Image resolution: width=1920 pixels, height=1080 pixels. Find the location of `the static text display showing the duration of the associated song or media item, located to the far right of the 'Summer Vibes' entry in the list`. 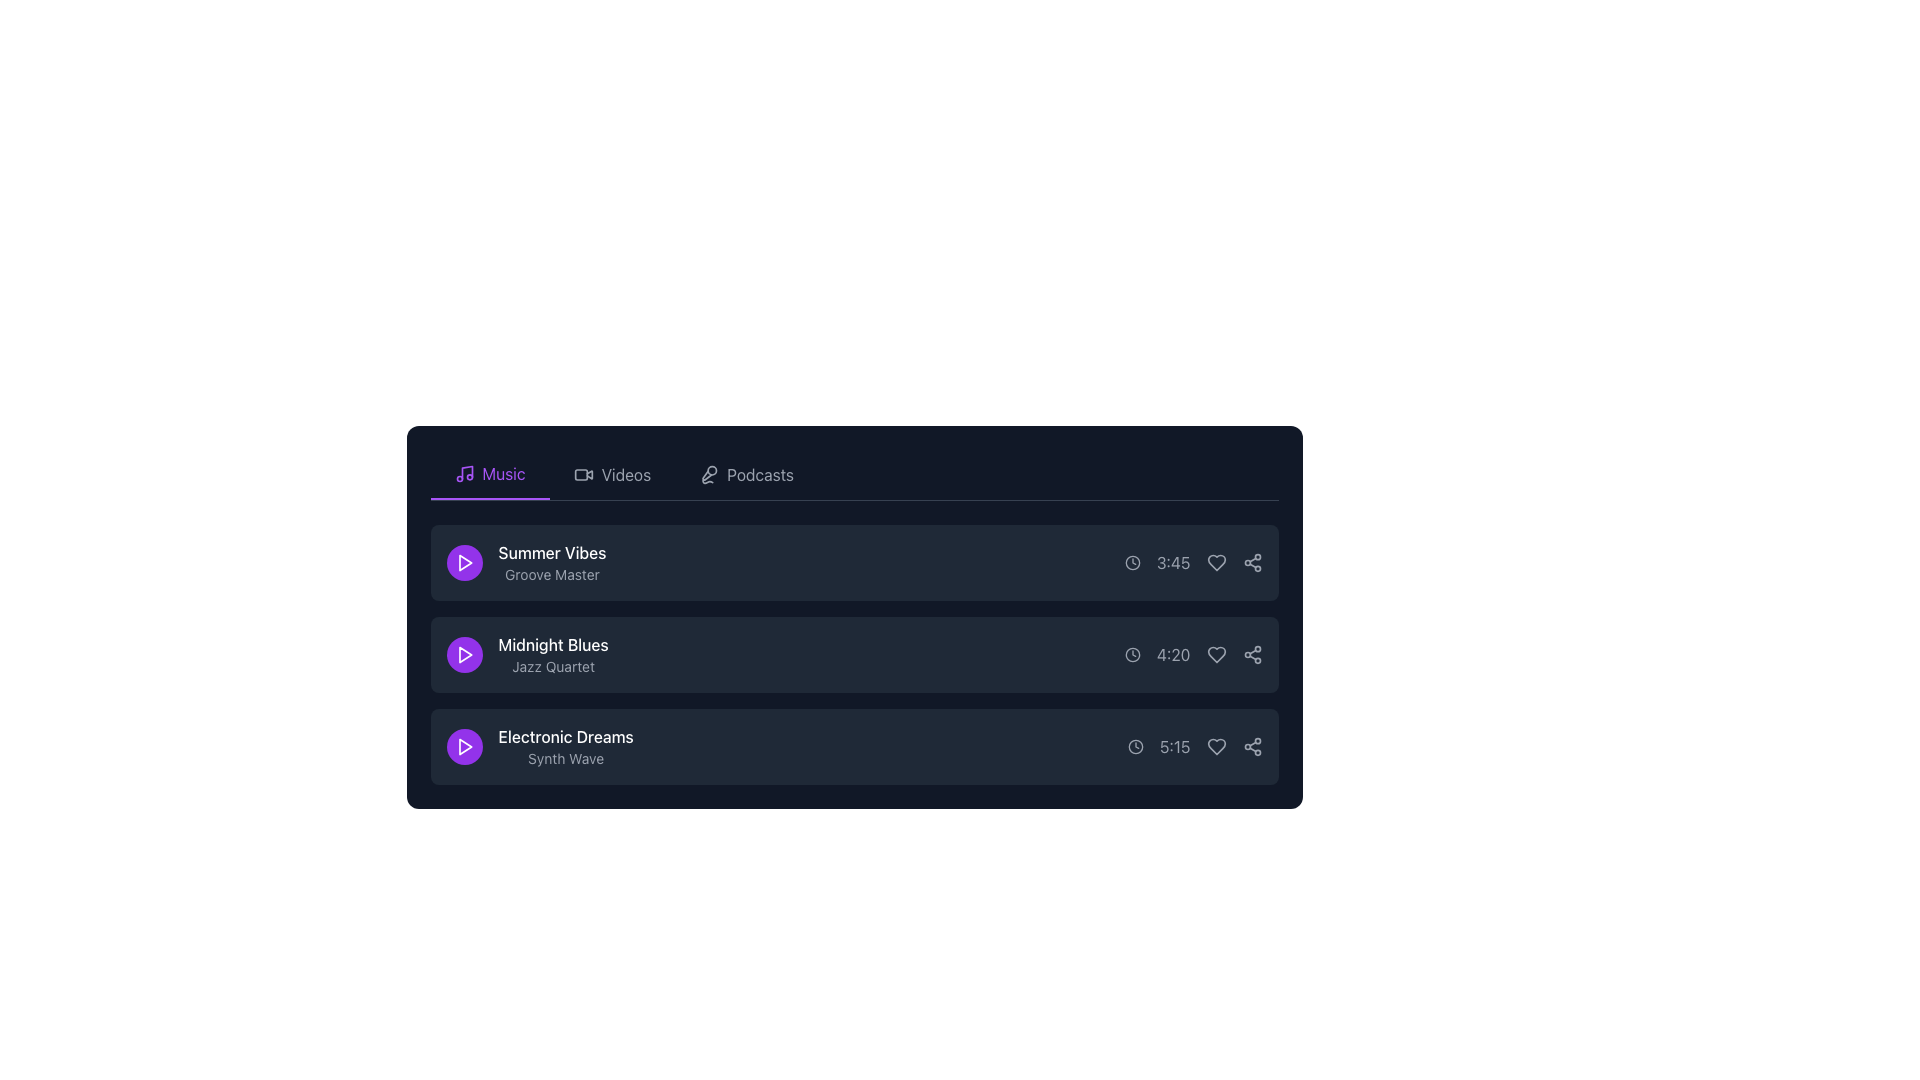

the static text display showing the duration of the associated song or media item, located to the far right of the 'Summer Vibes' entry in the list is located at coordinates (1193, 563).